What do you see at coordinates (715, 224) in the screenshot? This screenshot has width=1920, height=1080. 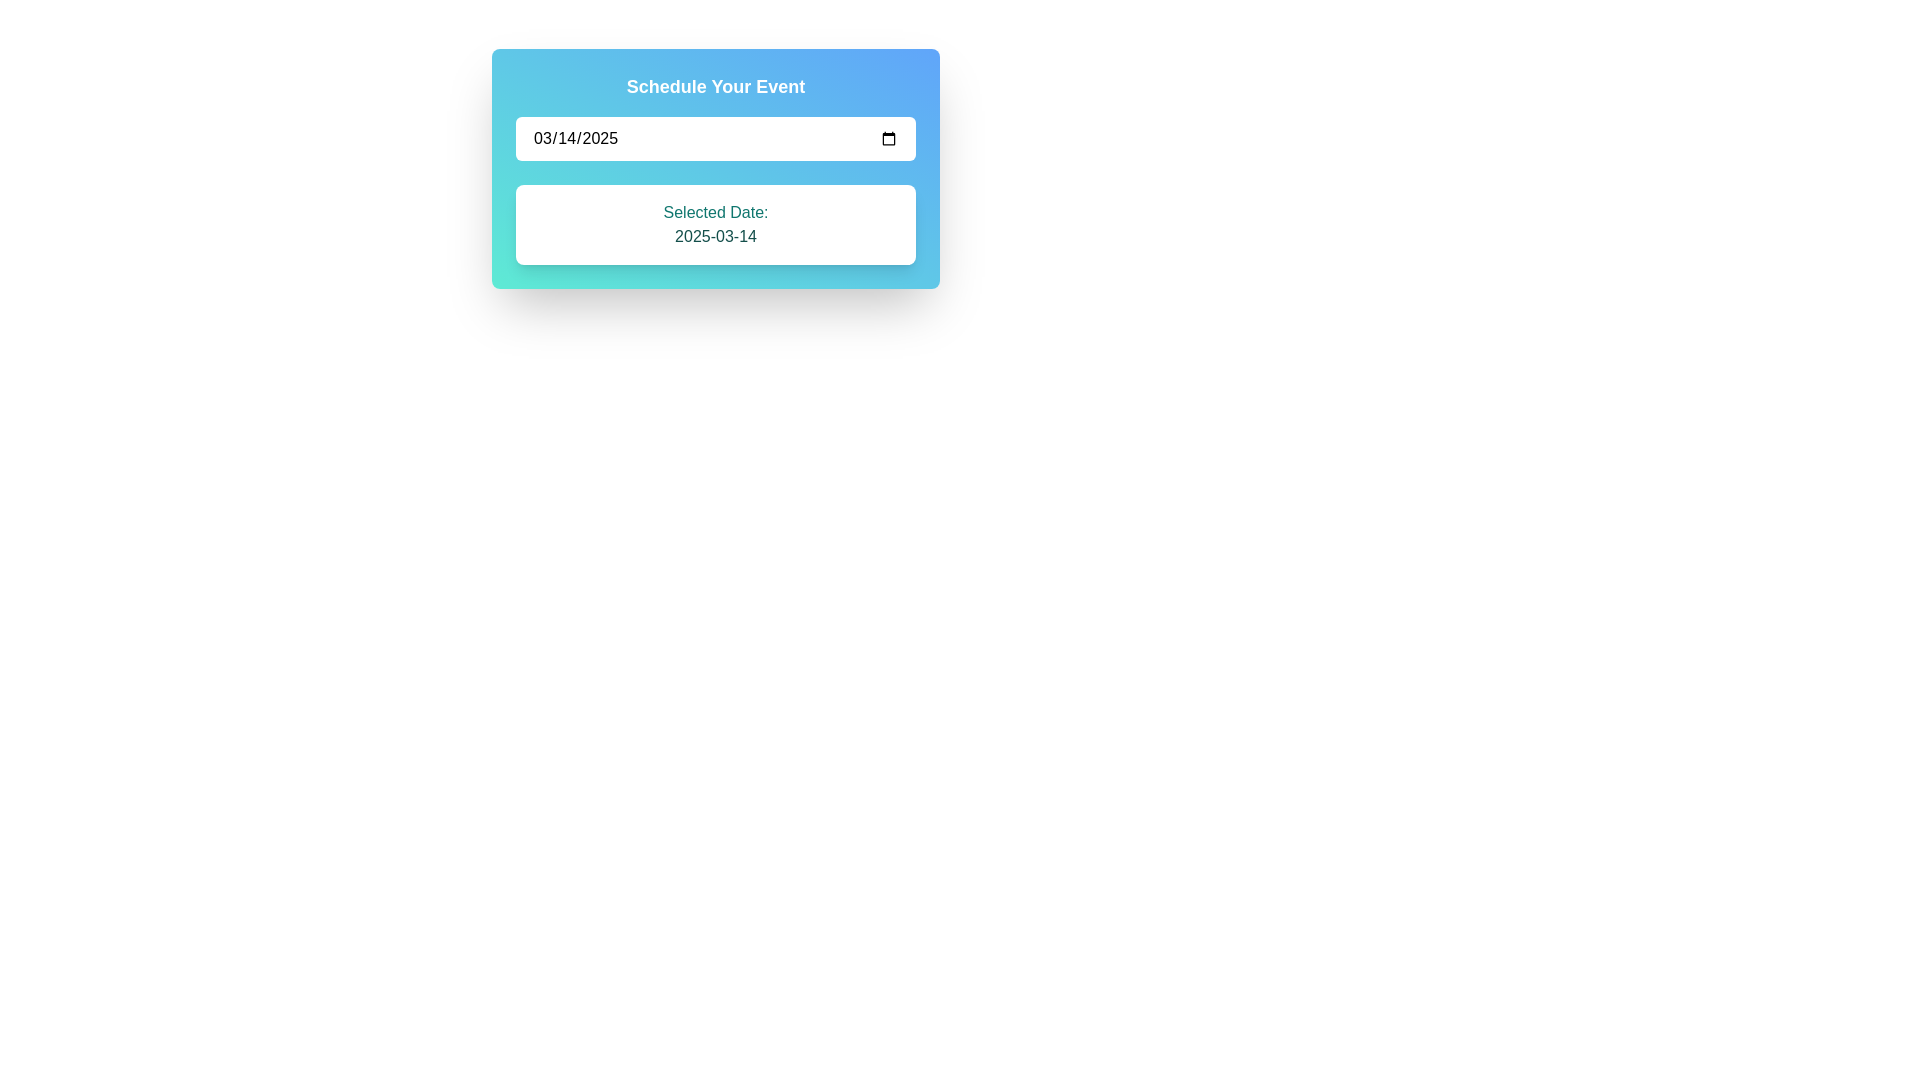 I see `the Static Display Box that displays the text 'Selected Date:' and '2025-03-14', which is a rectangular box with a white background and rounded corners, positioned centrally below the date picker input field` at bounding box center [715, 224].